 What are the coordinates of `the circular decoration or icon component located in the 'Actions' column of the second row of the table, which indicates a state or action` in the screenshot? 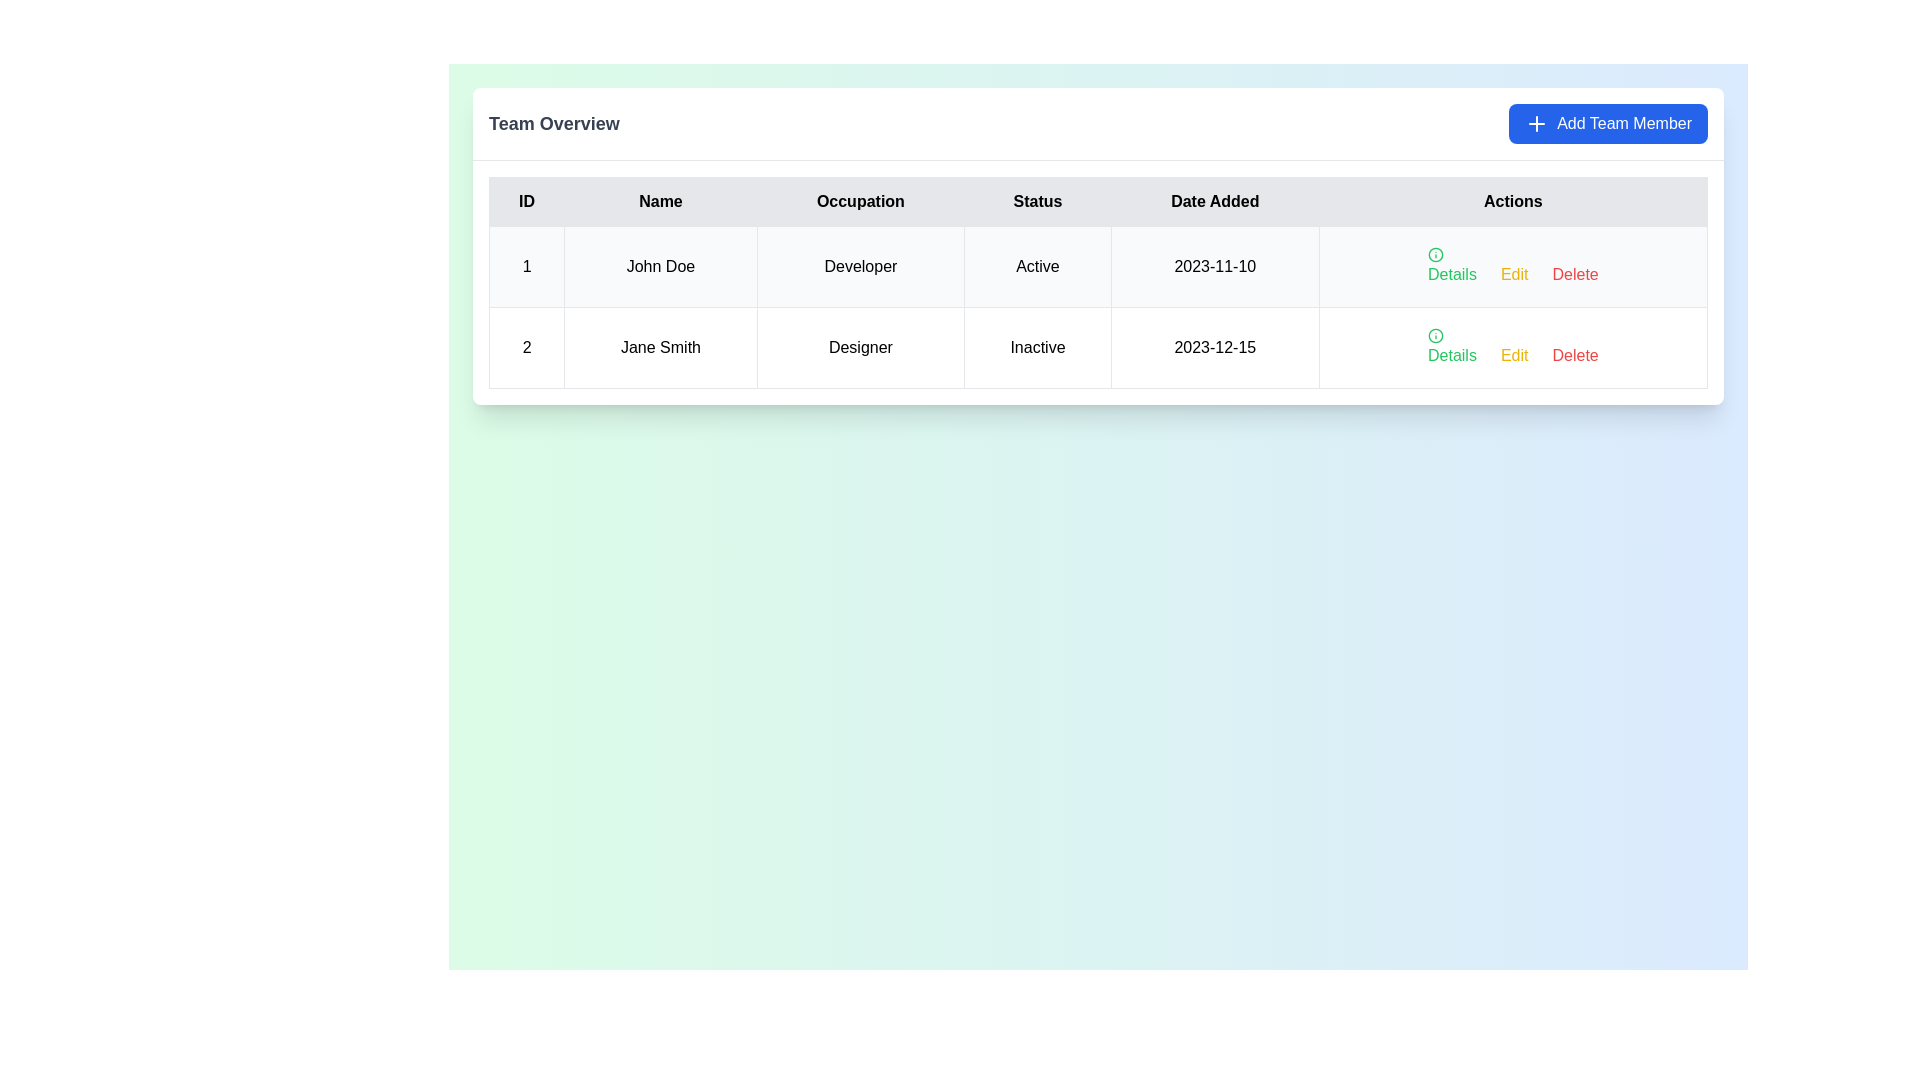 It's located at (1434, 334).